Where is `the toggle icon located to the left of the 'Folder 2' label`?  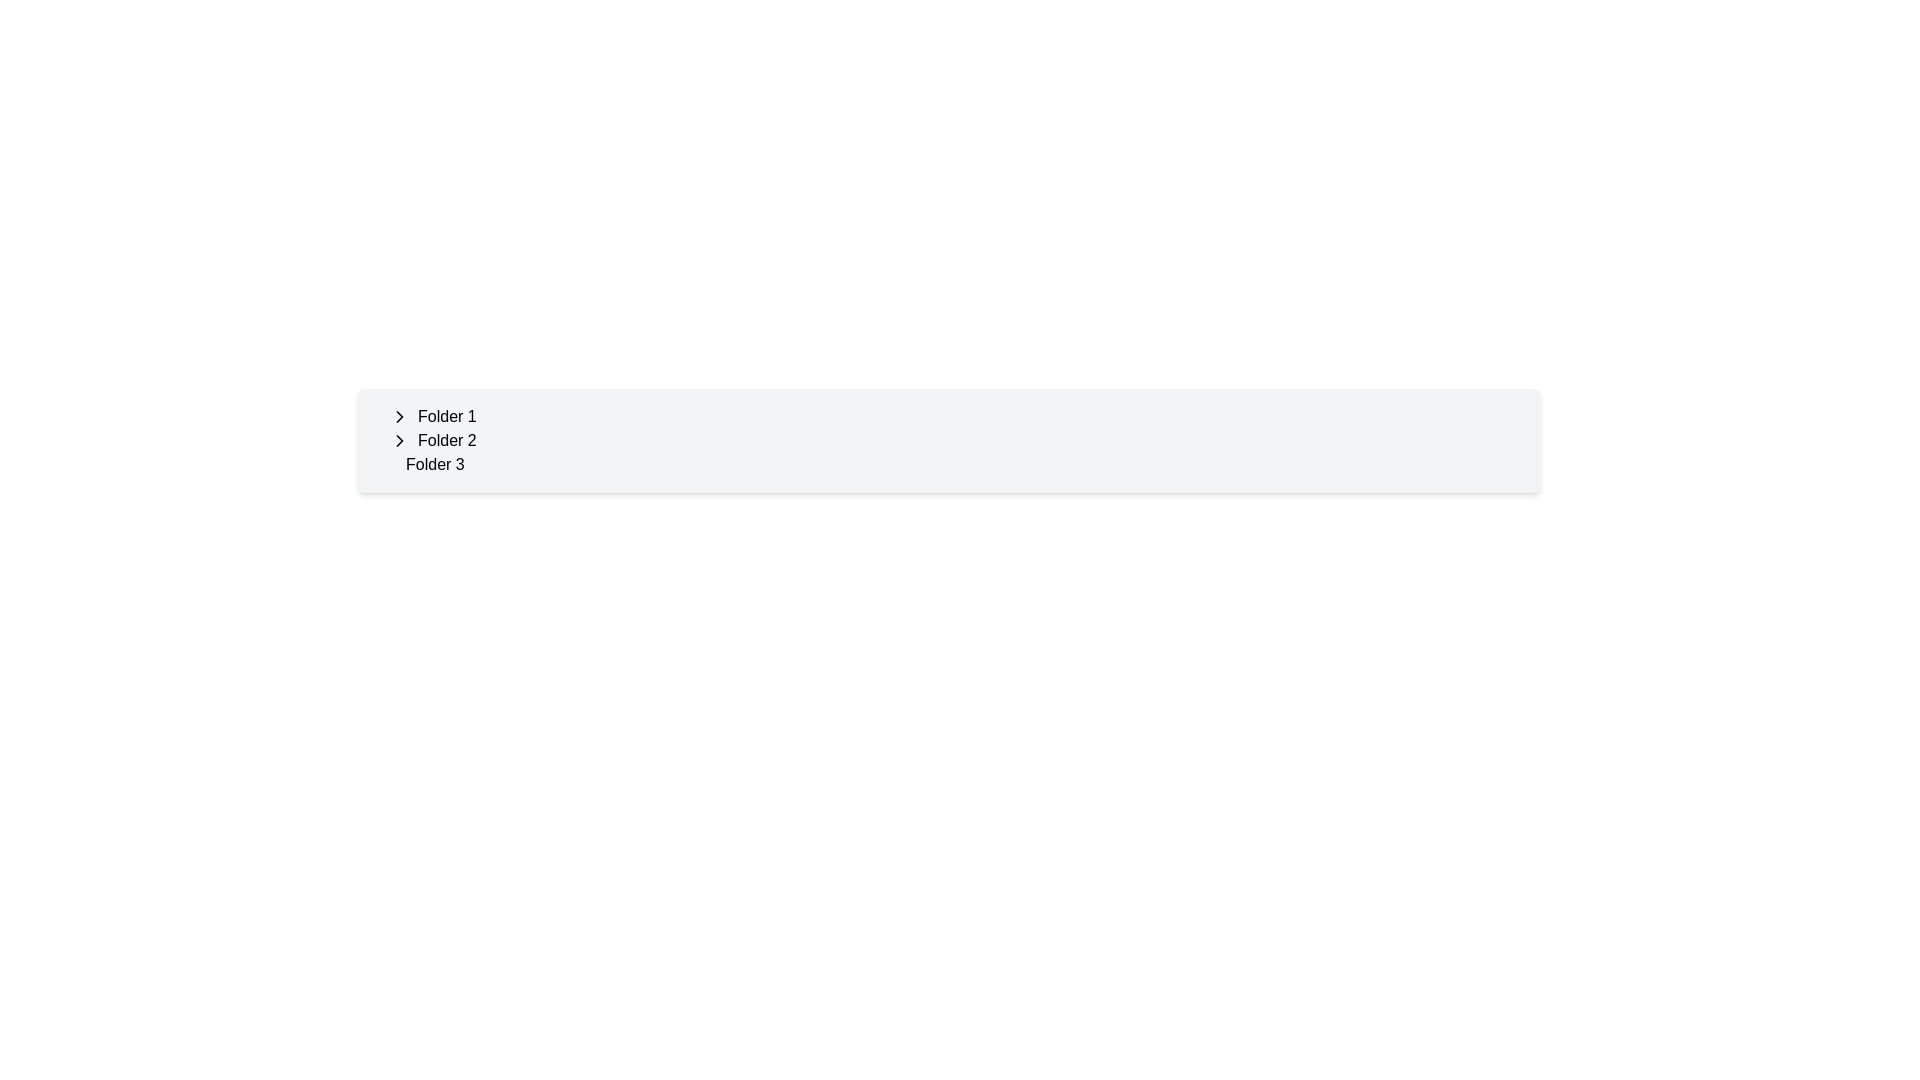
the toggle icon located to the left of the 'Folder 2' label is located at coordinates (399, 439).